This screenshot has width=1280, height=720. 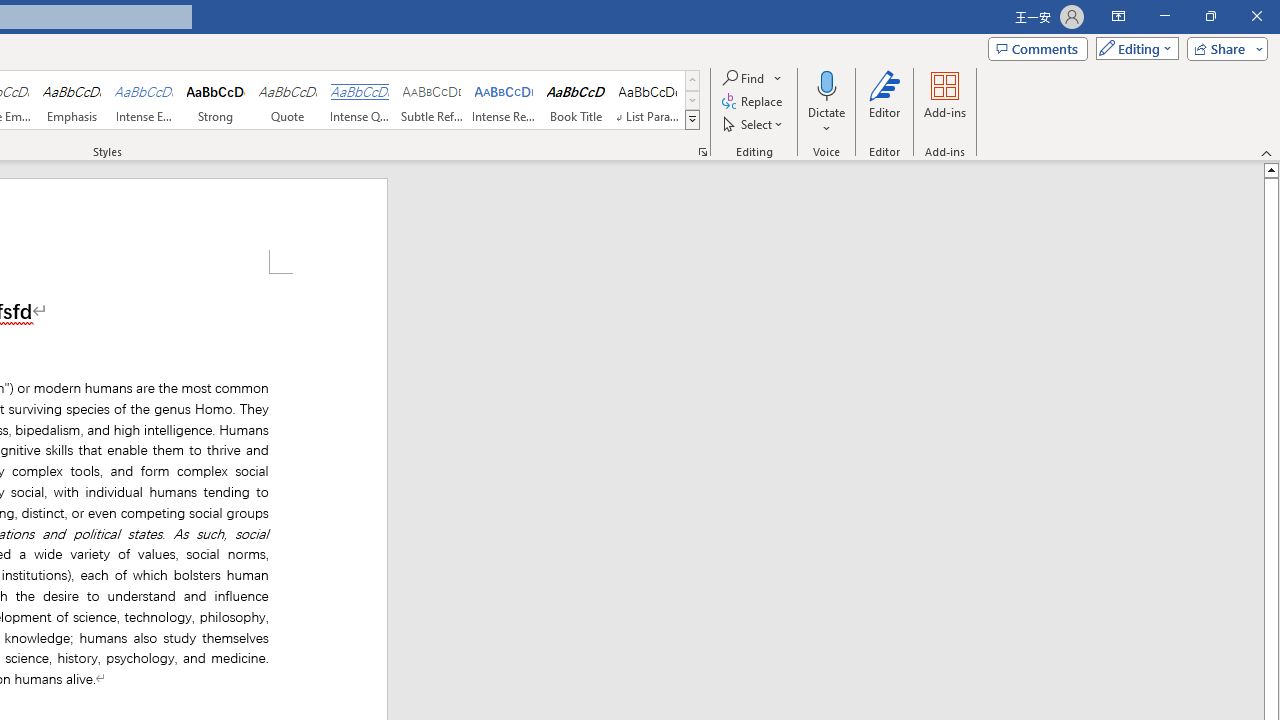 What do you see at coordinates (692, 100) in the screenshot?
I see `'Row Down'` at bounding box center [692, 100].